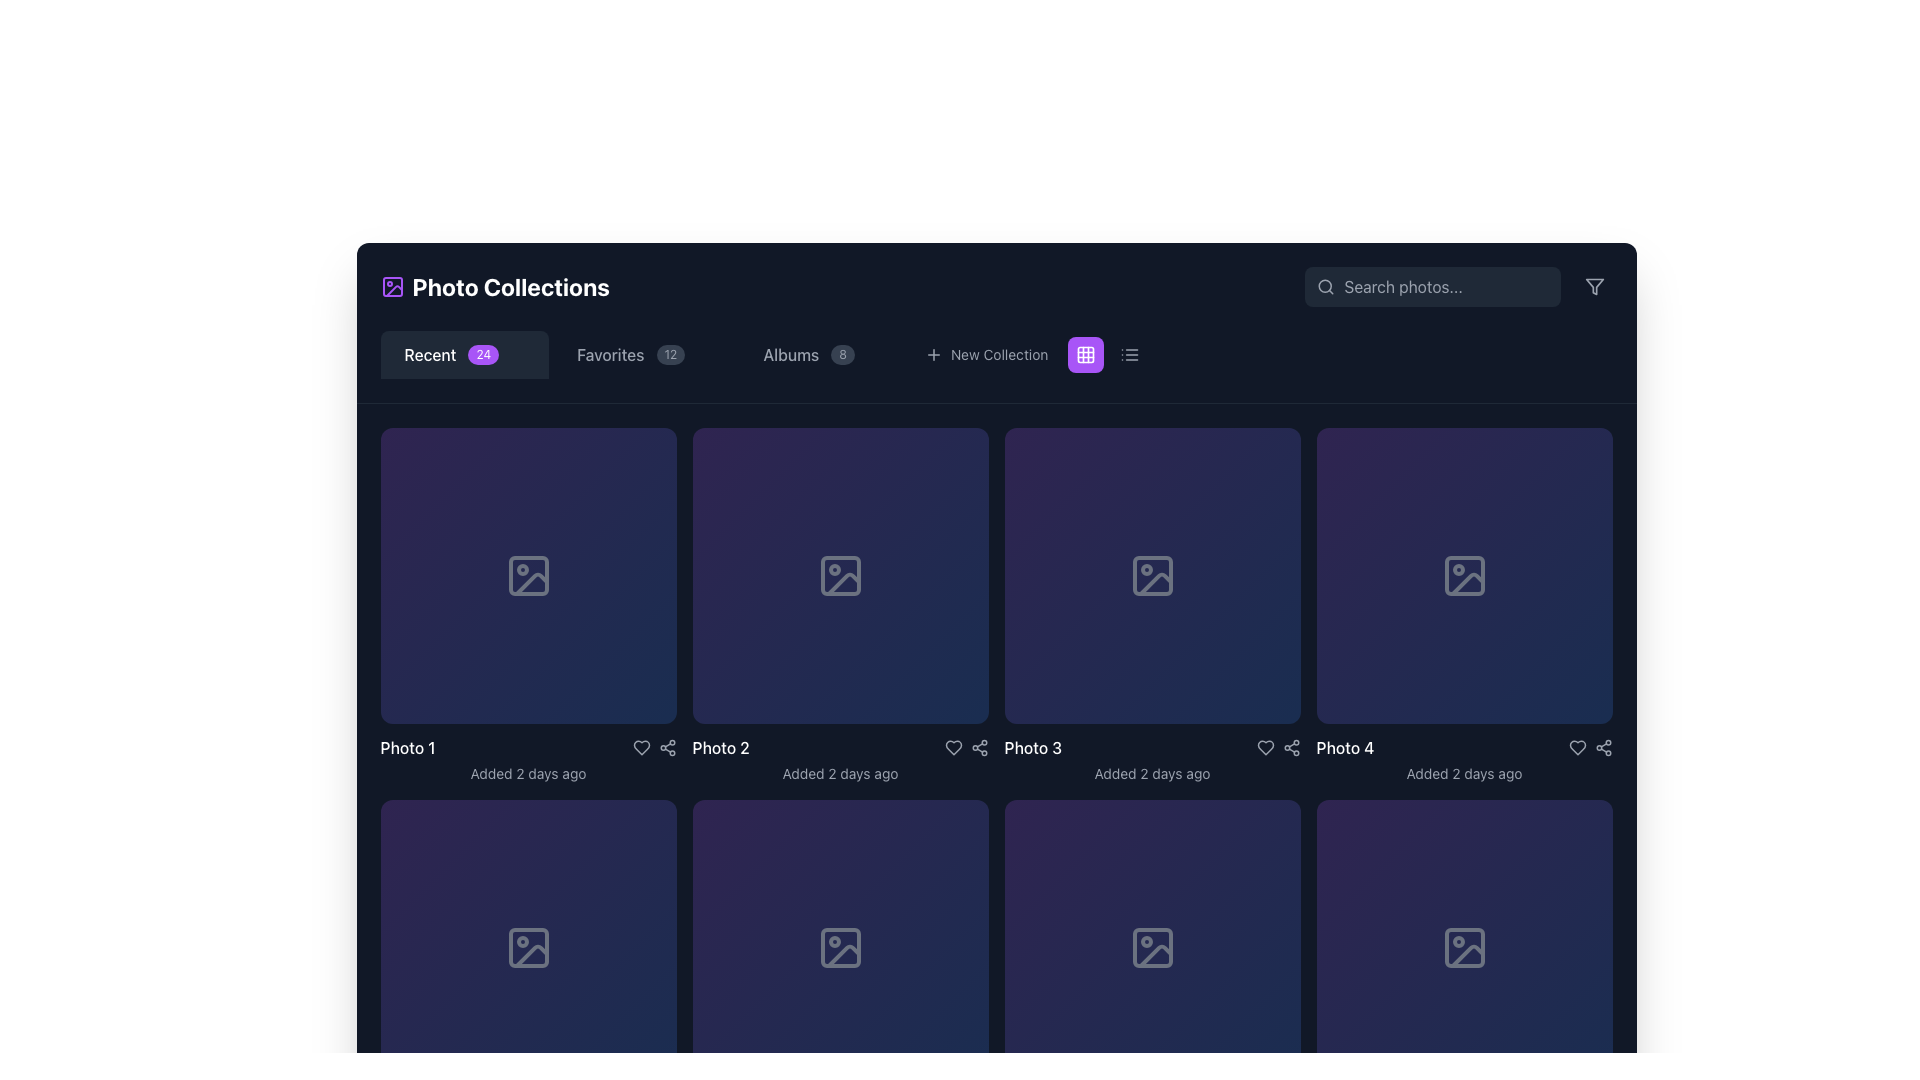 The image size is (1920, 1080). I want to click on the timestamp text label located below the 'Photo 3' label in the third column of the grid layout, so click(1152, 773).